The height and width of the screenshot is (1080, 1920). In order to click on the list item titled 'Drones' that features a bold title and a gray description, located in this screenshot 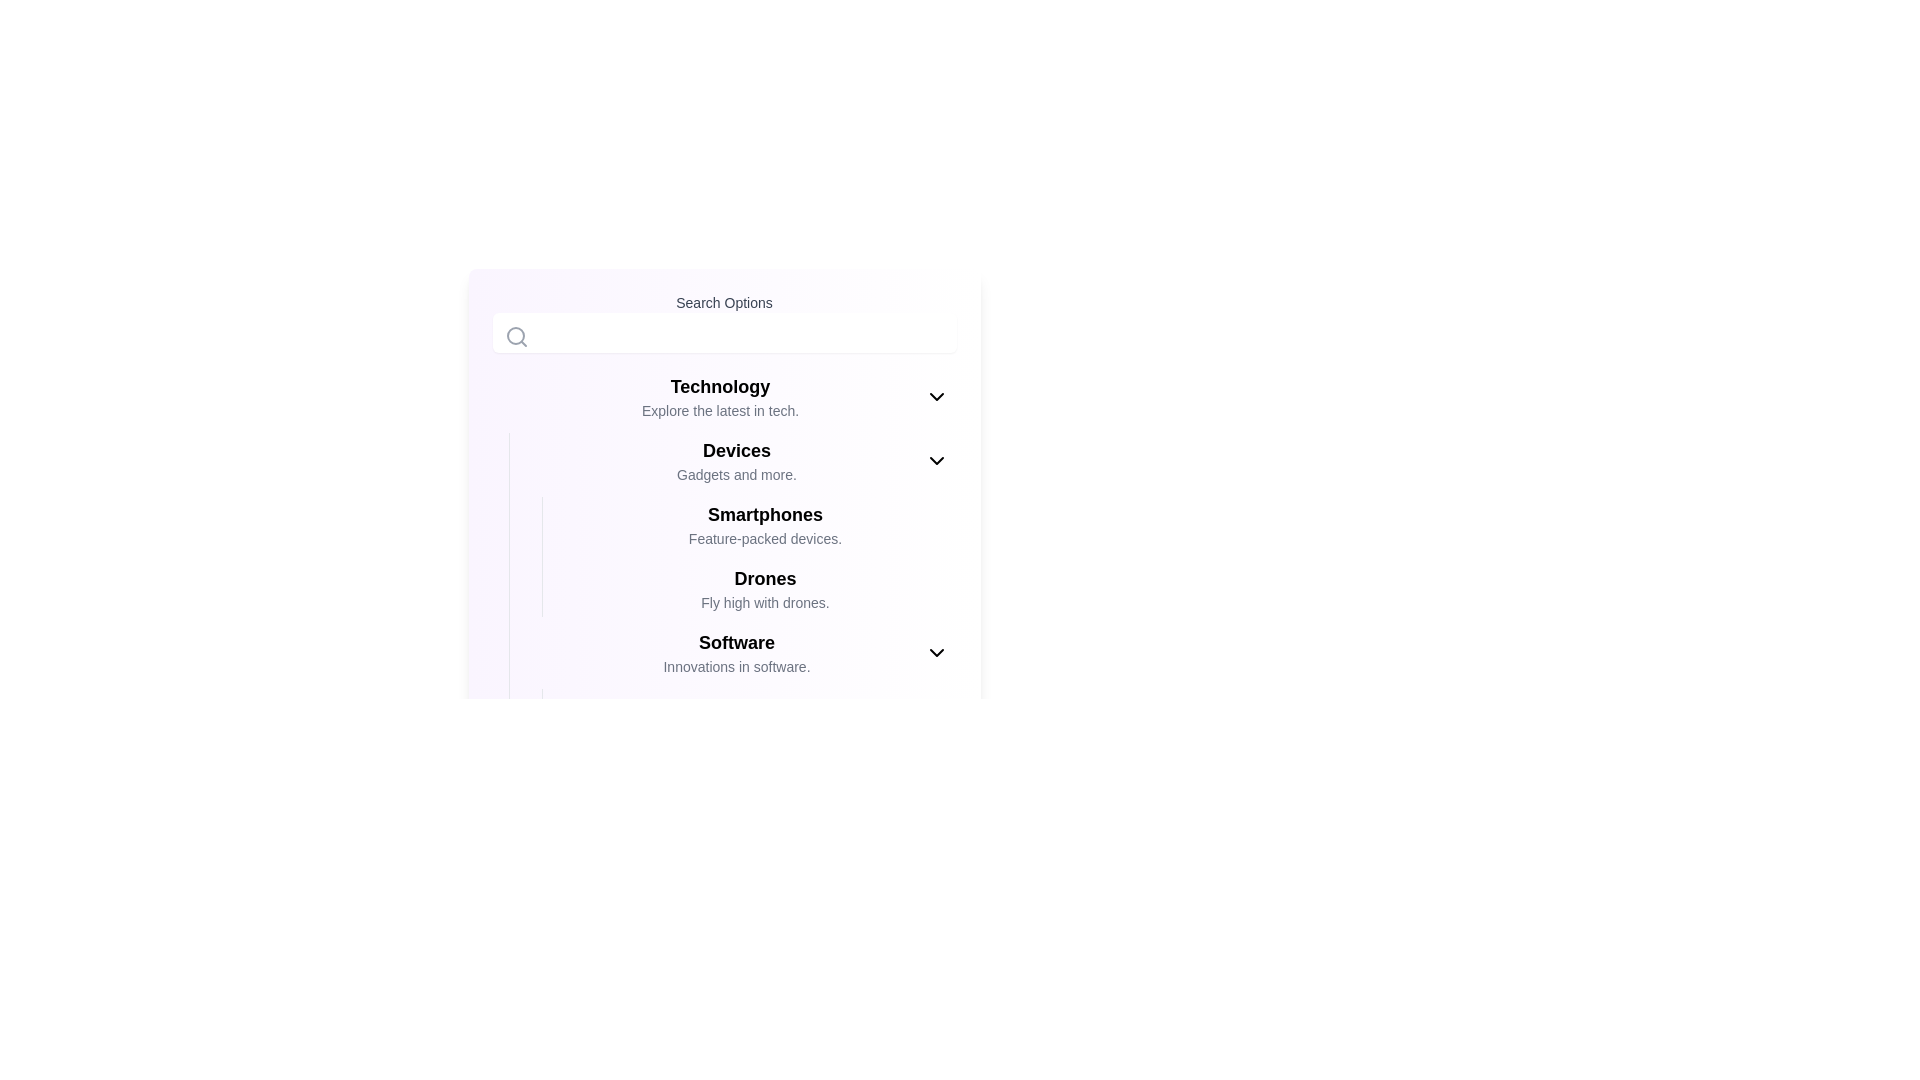, I will do `click(764, 588)`.